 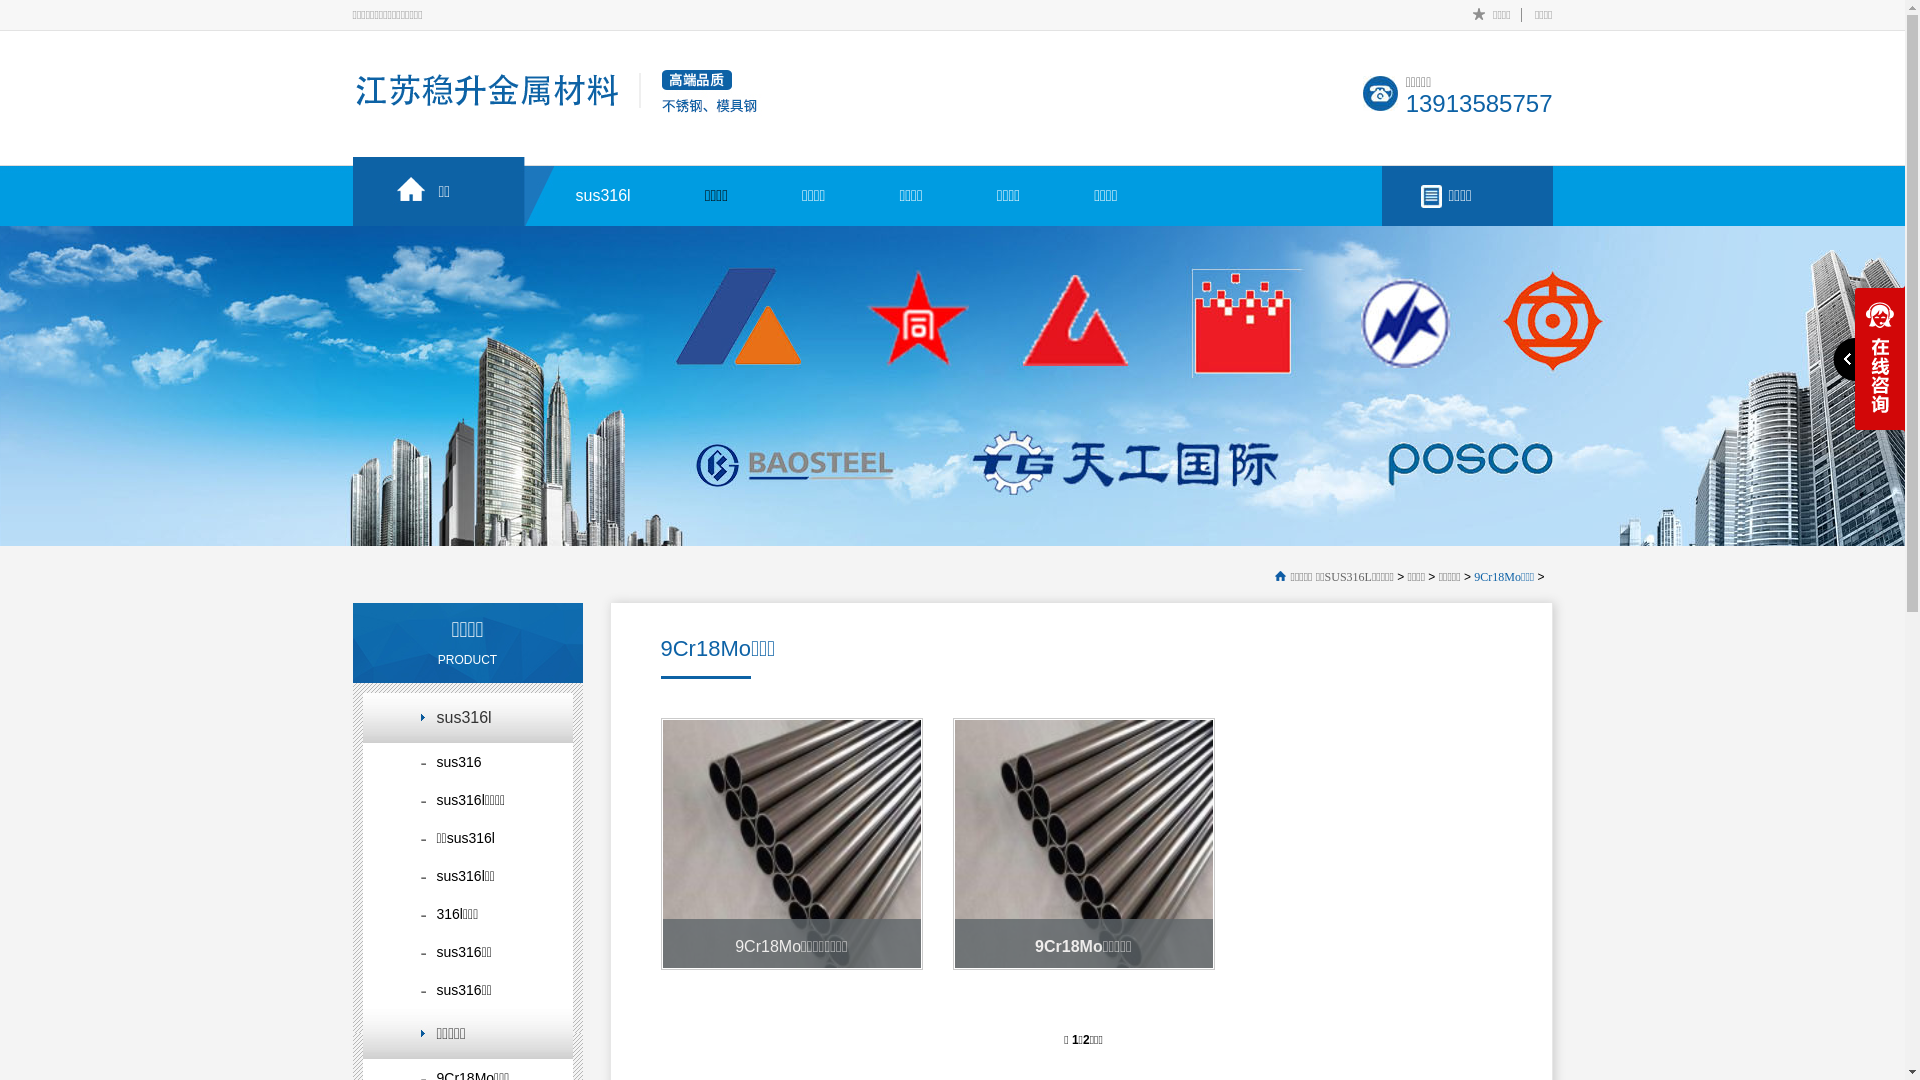 What do you see at coordinates (602, 181) in the screenshot?
I see `'sus316l'` at bounding box center [602, 181].